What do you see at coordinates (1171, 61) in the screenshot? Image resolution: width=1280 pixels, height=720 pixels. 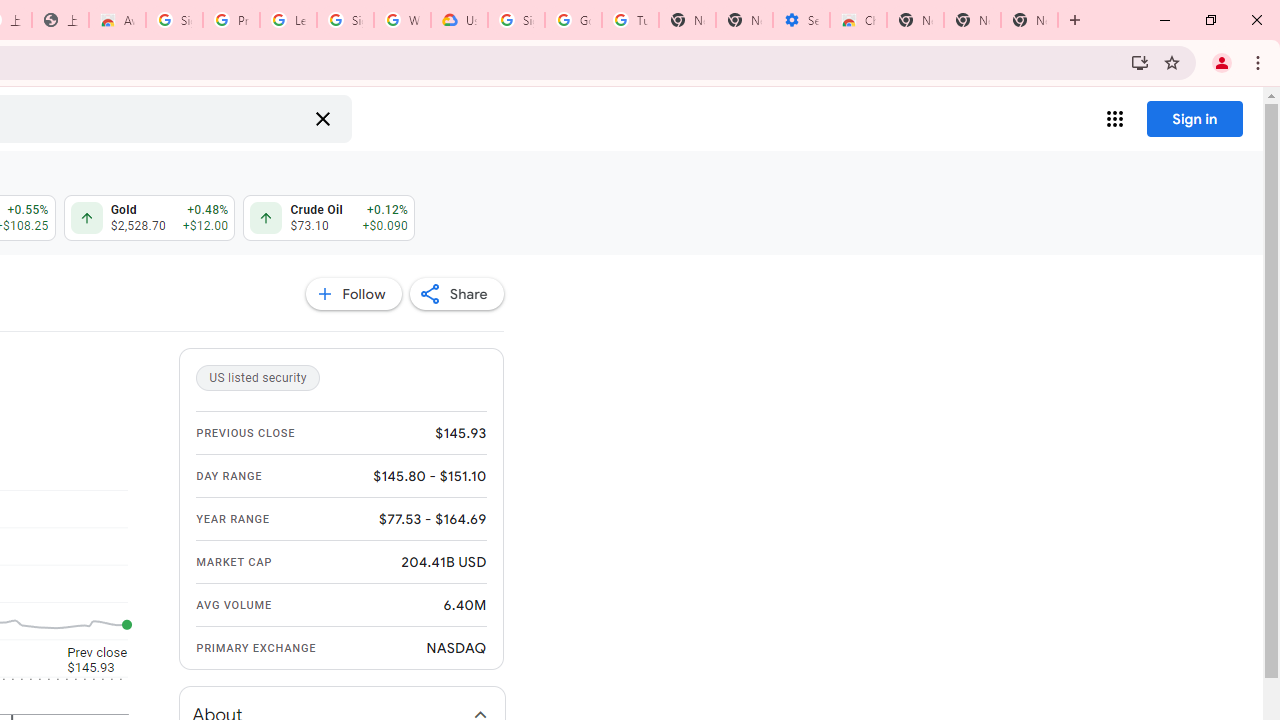 I see `'Bookmark this tab'` at bounding box center [1171, 61].